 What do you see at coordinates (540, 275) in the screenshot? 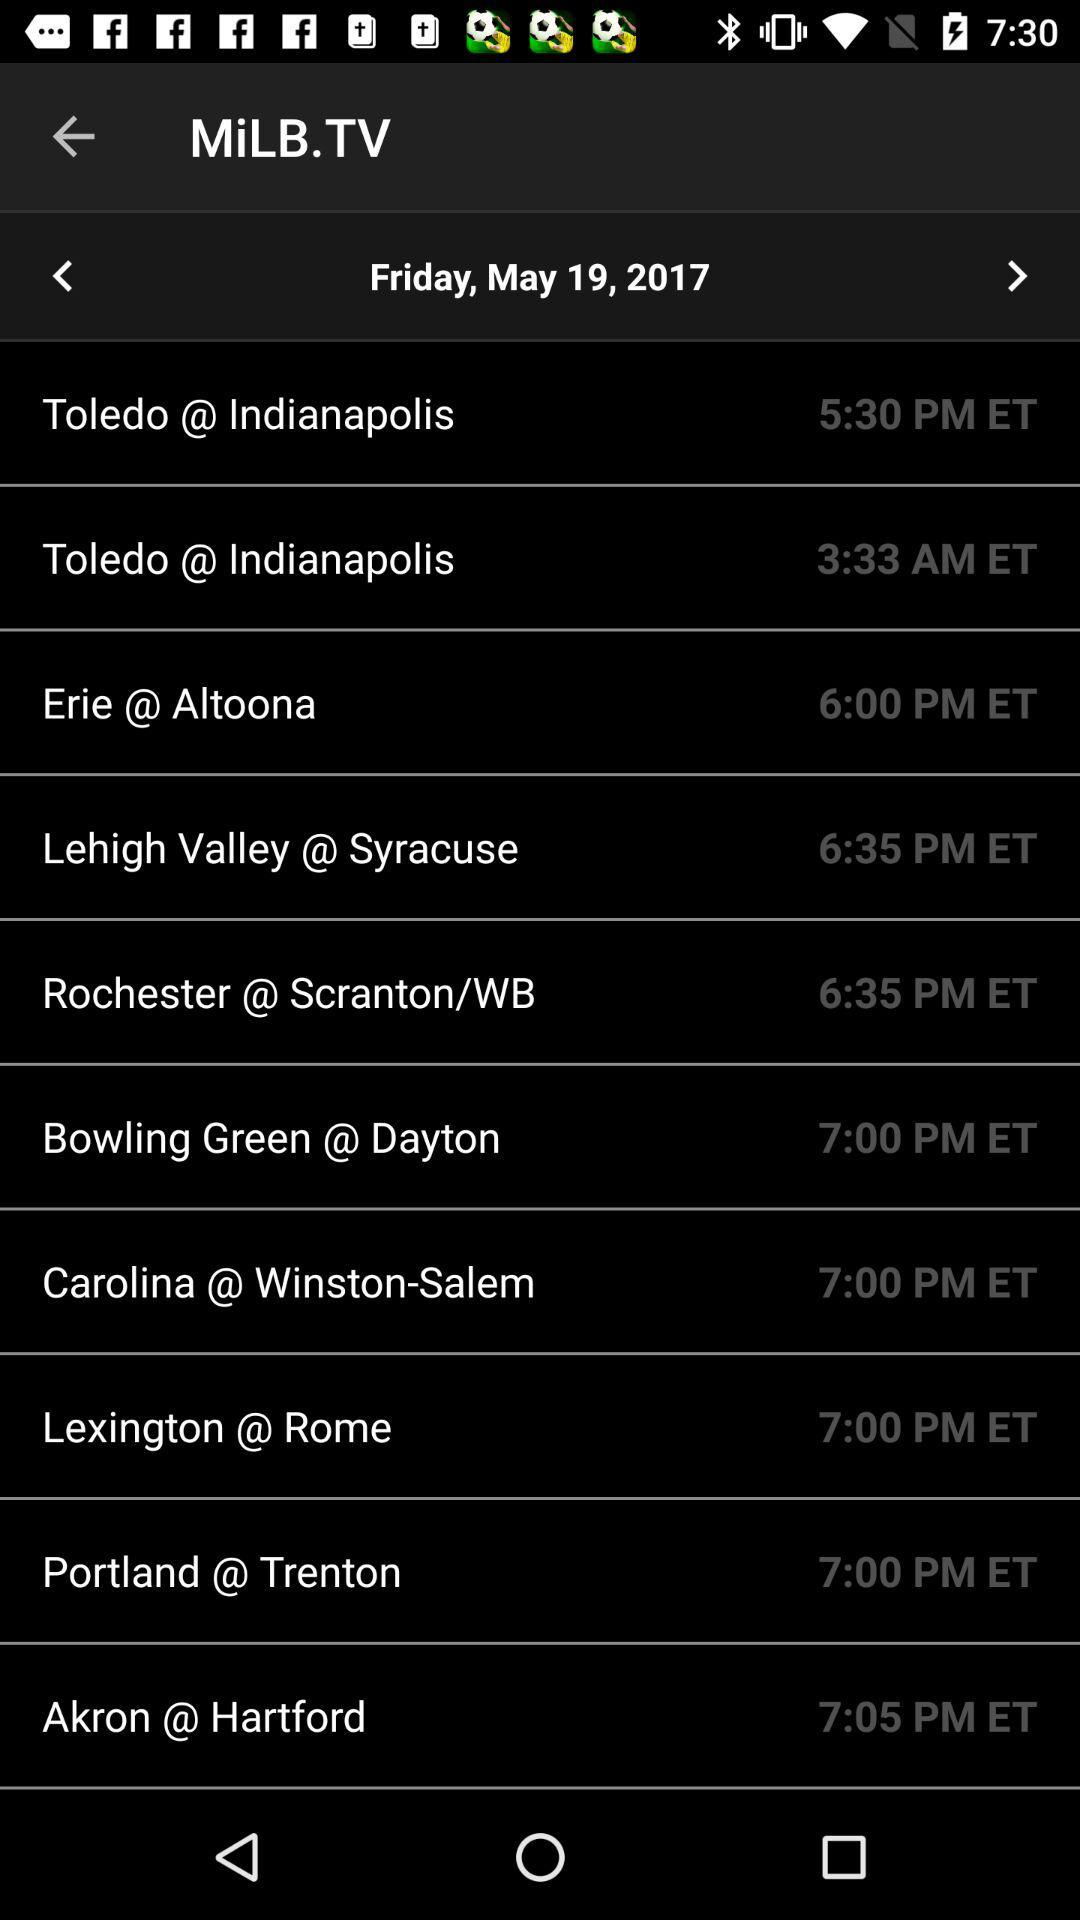
I see `the friday may 19 item` at bounding box center [540, 275].